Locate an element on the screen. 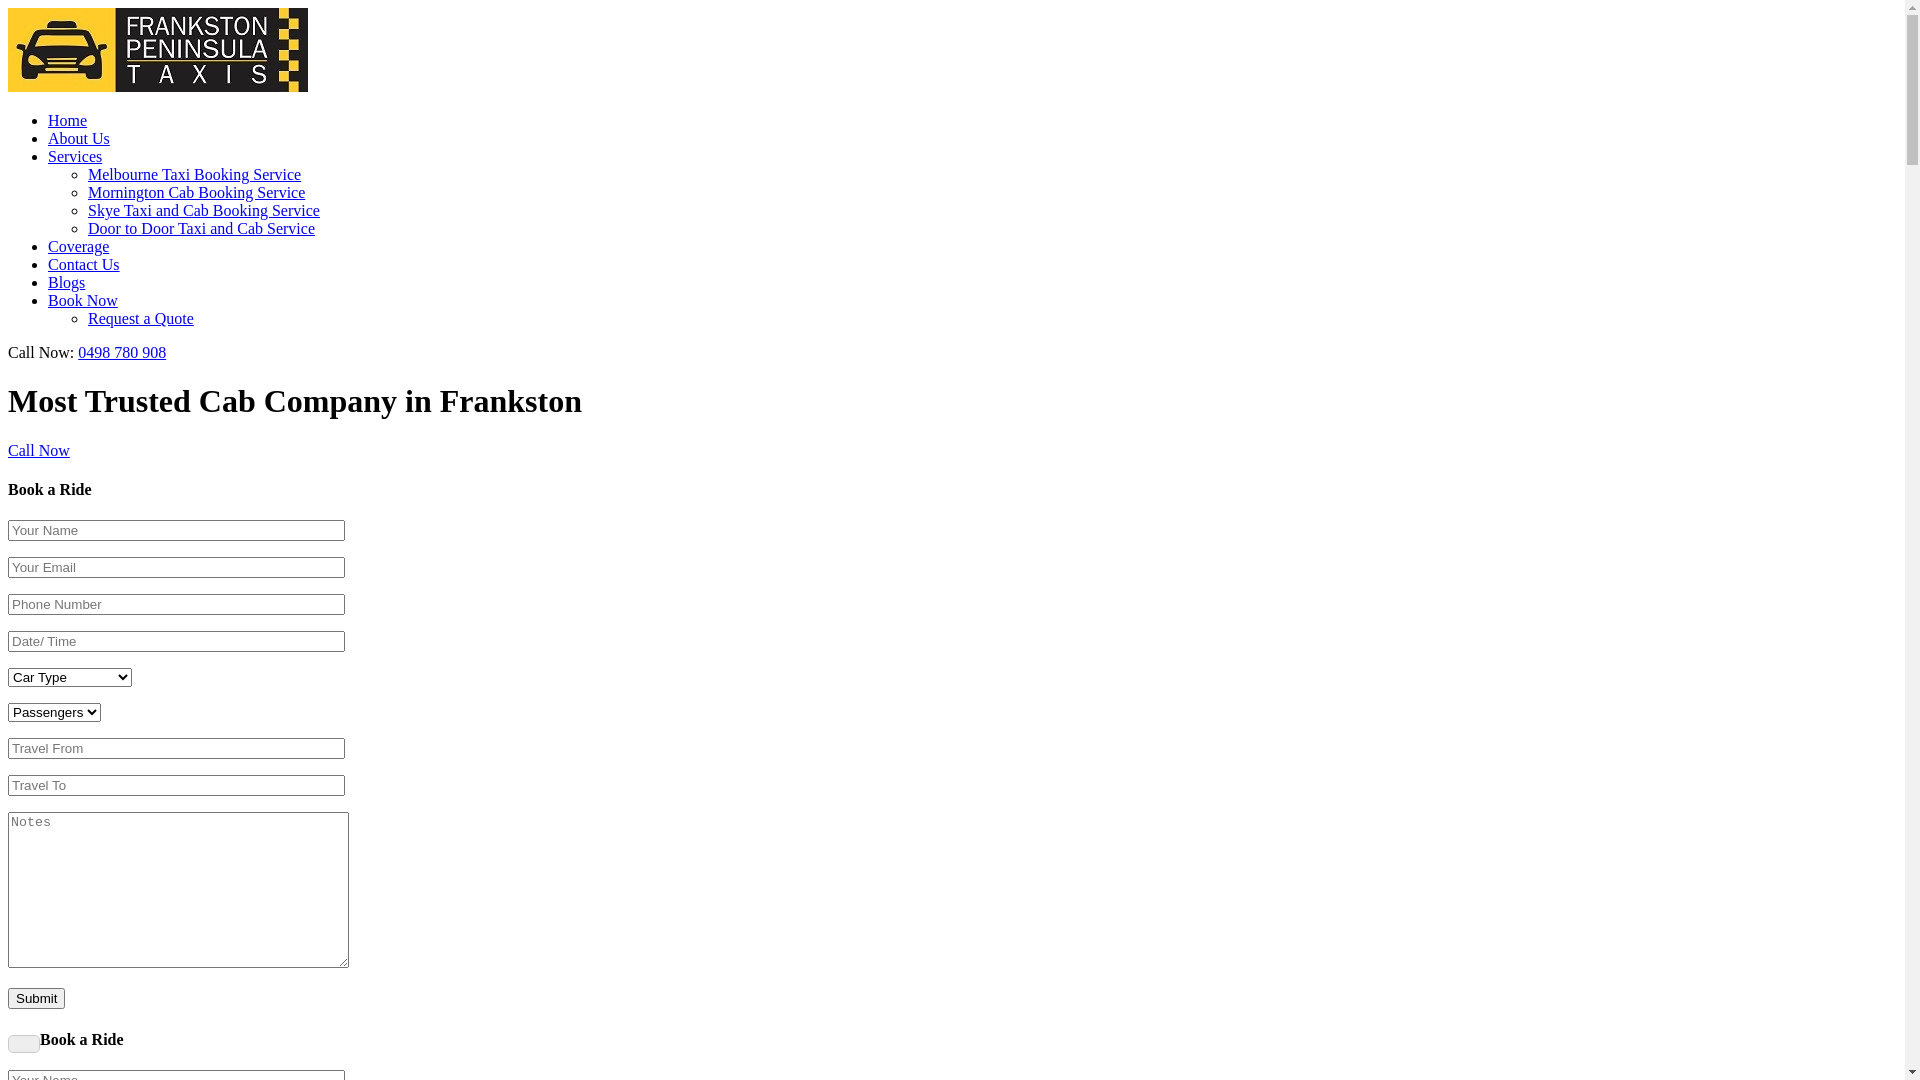 This screenshot has width=1920, height=1080. 'Services' is located at coordinates (75, 155).